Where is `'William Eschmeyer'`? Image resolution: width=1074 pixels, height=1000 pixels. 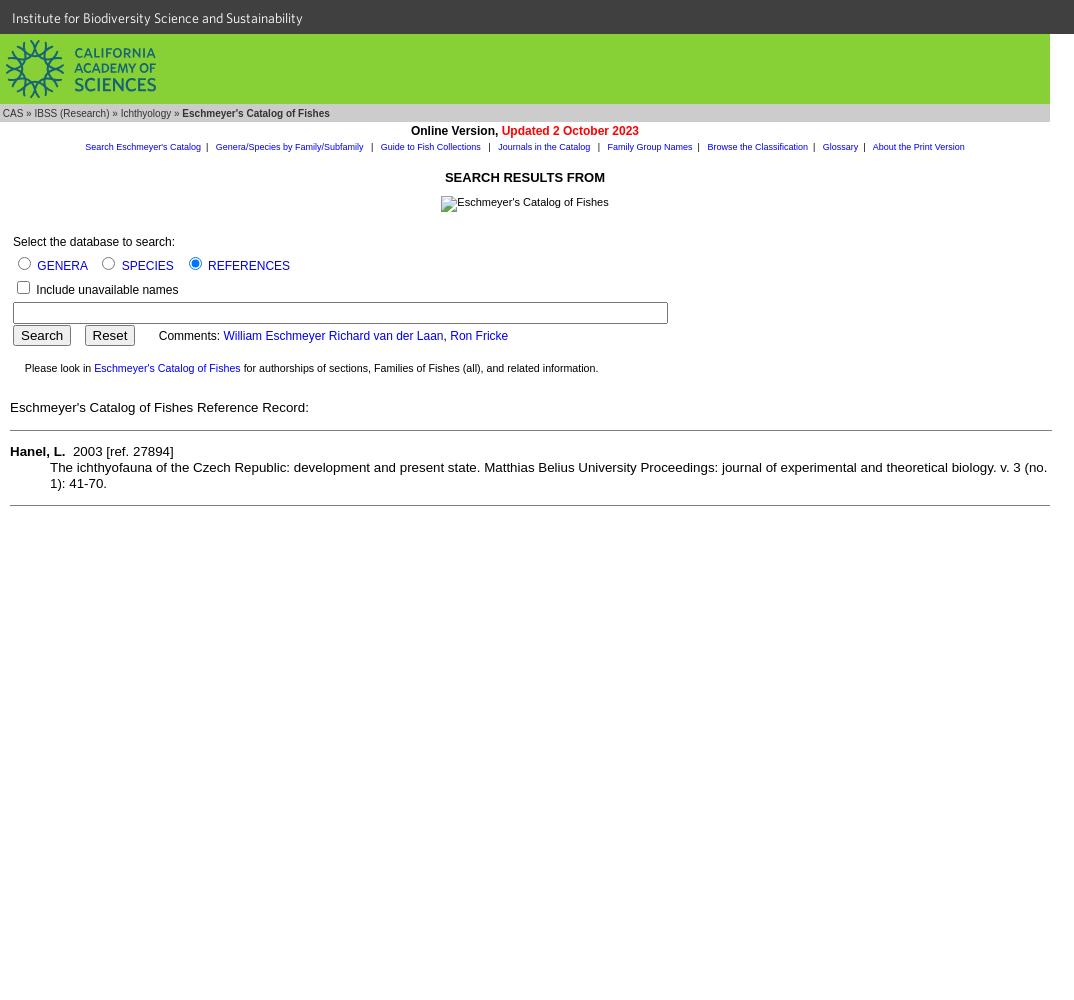 'William Eschmeyer' is located at coordinates (273, 334).